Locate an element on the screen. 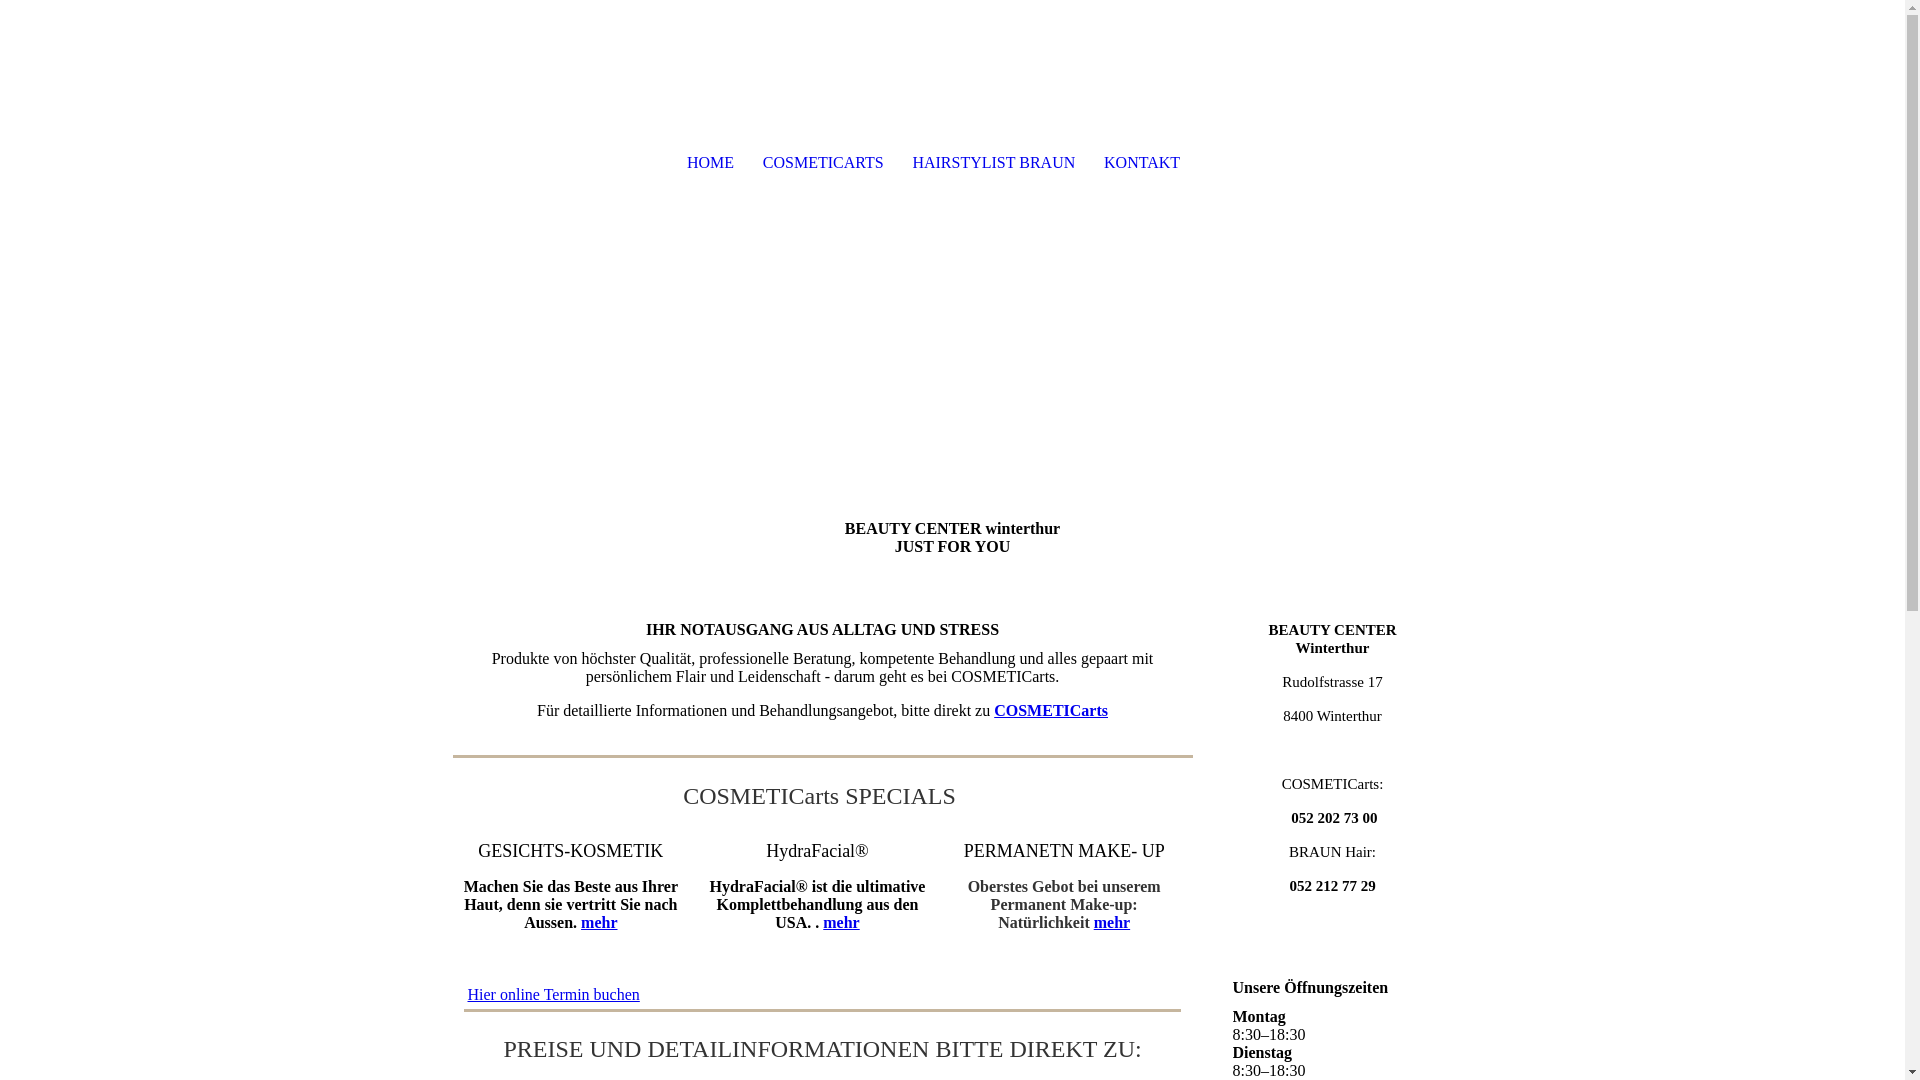 The image size is (1920, 1080). 'COSMETICARTS' is located at coordinates (822, 161).